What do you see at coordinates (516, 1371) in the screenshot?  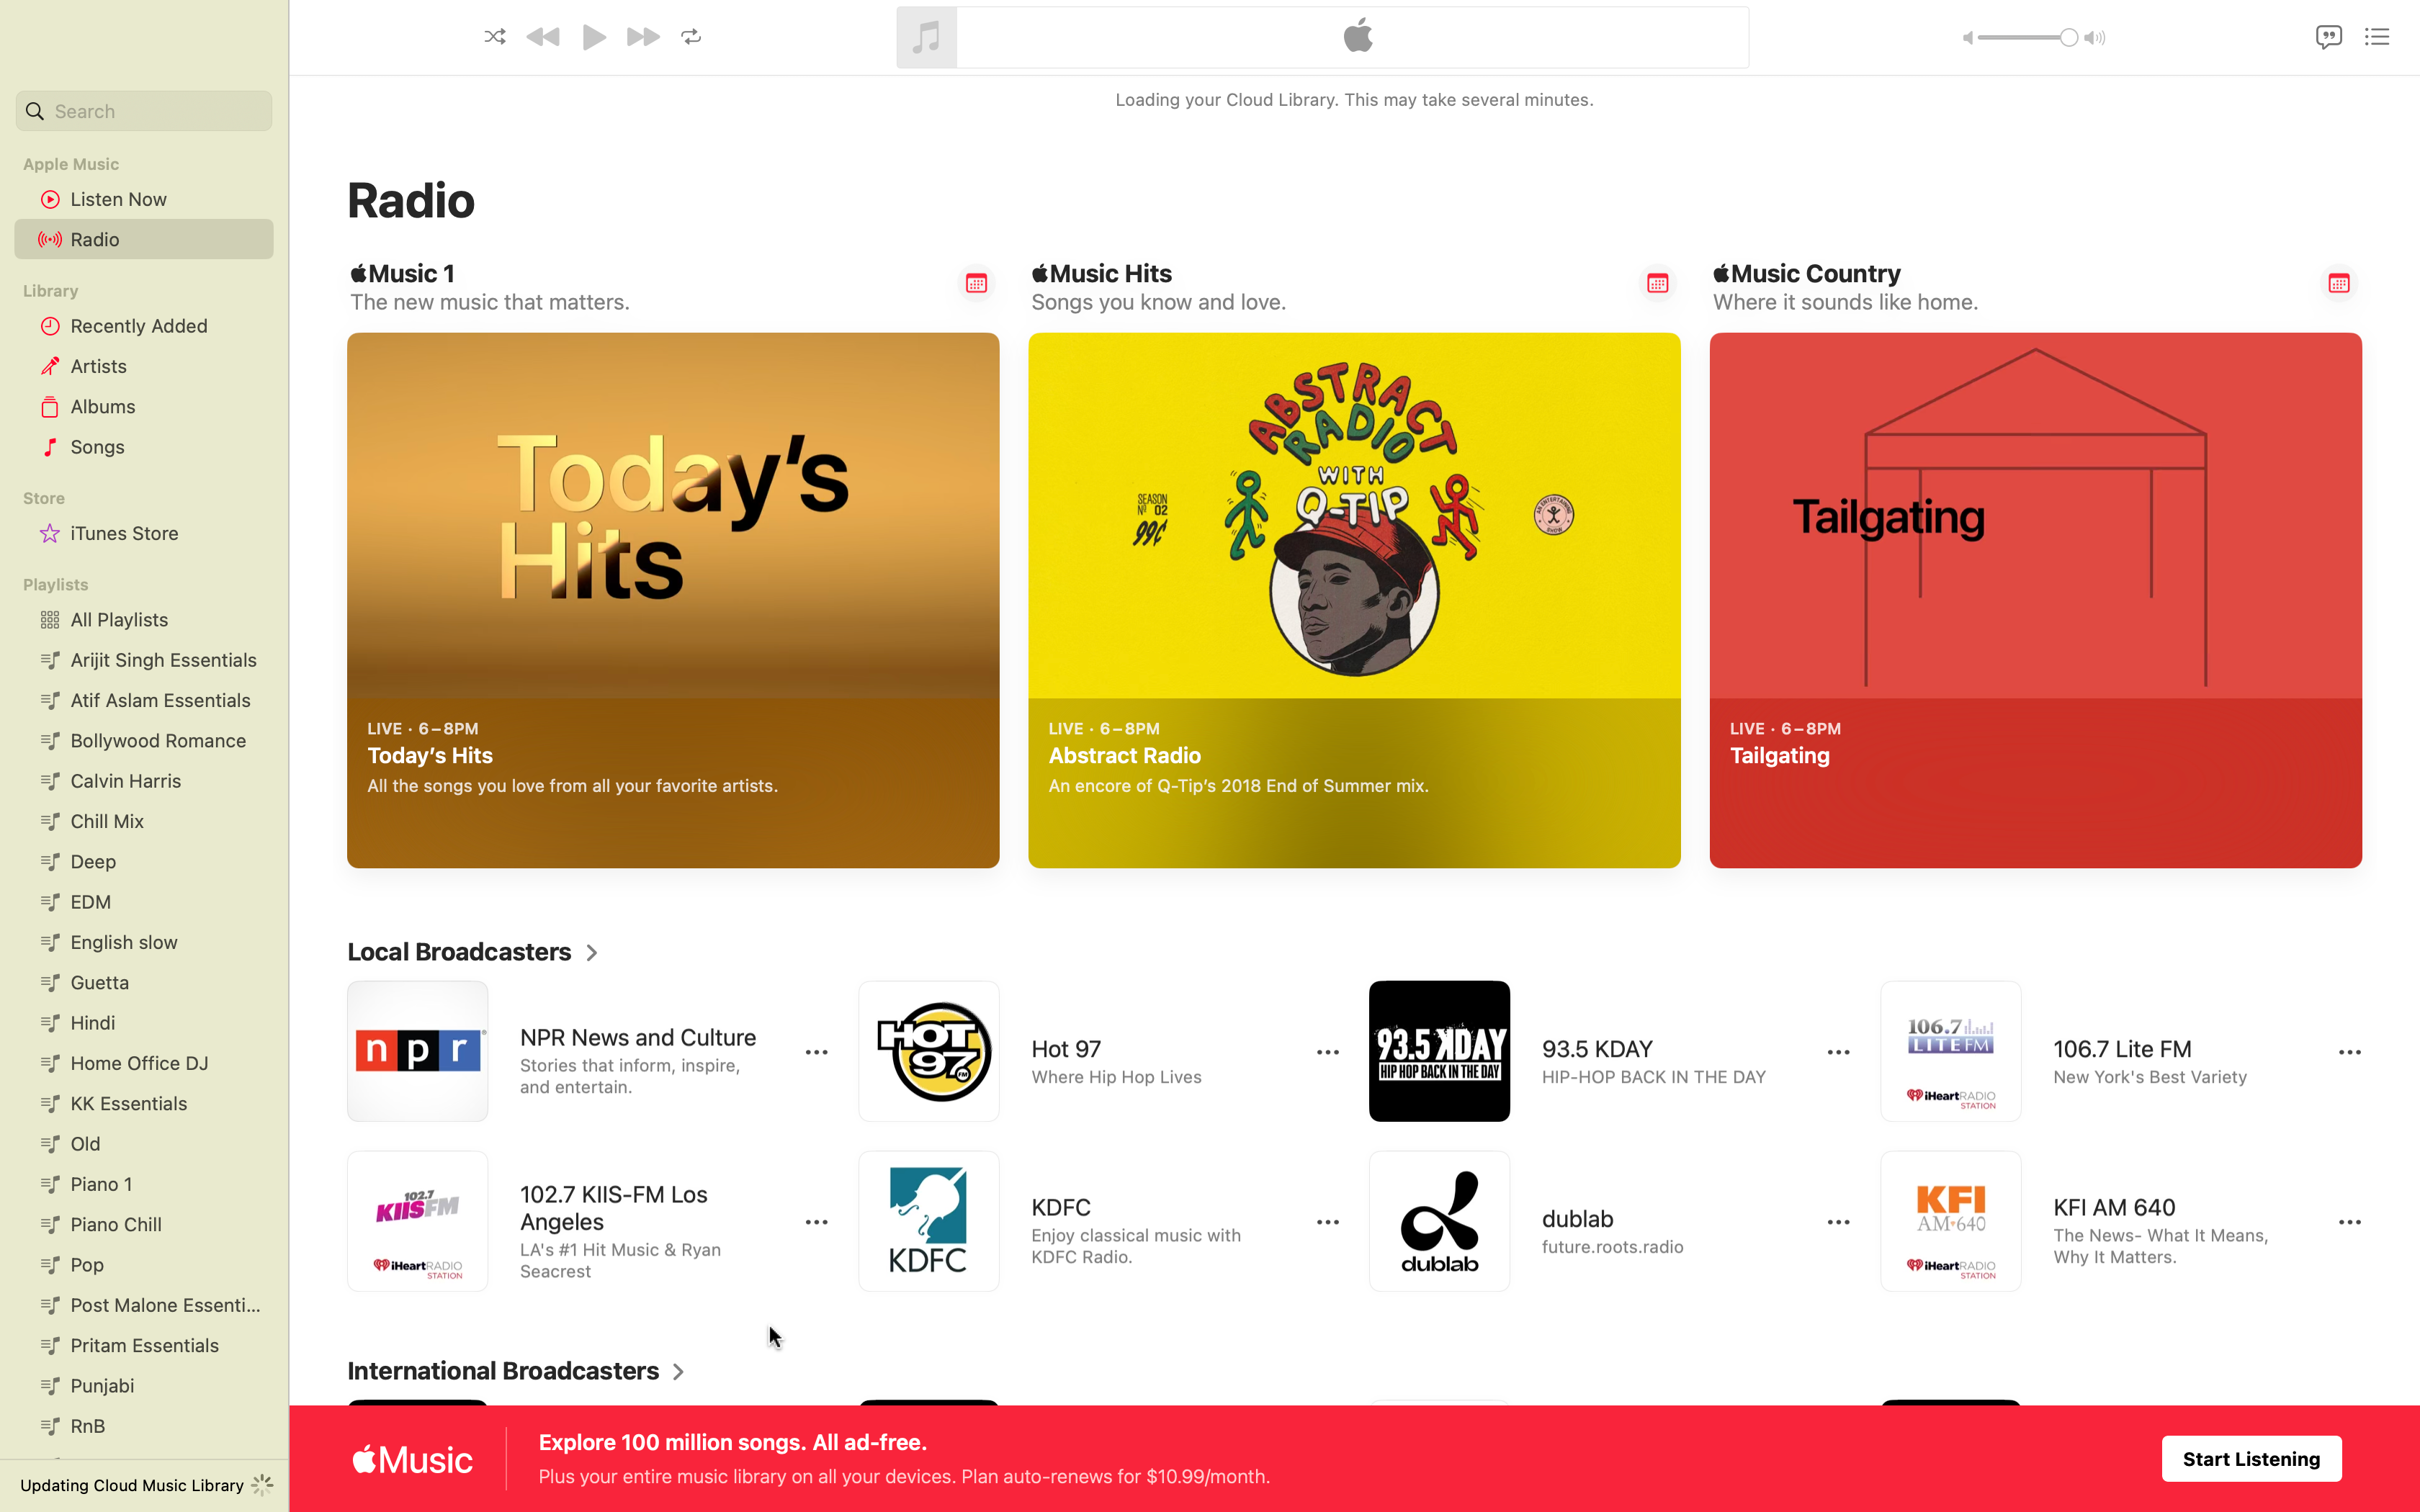 I see `Unfold the complete catalog of international radio stations` at bounding box center [516, 1371].